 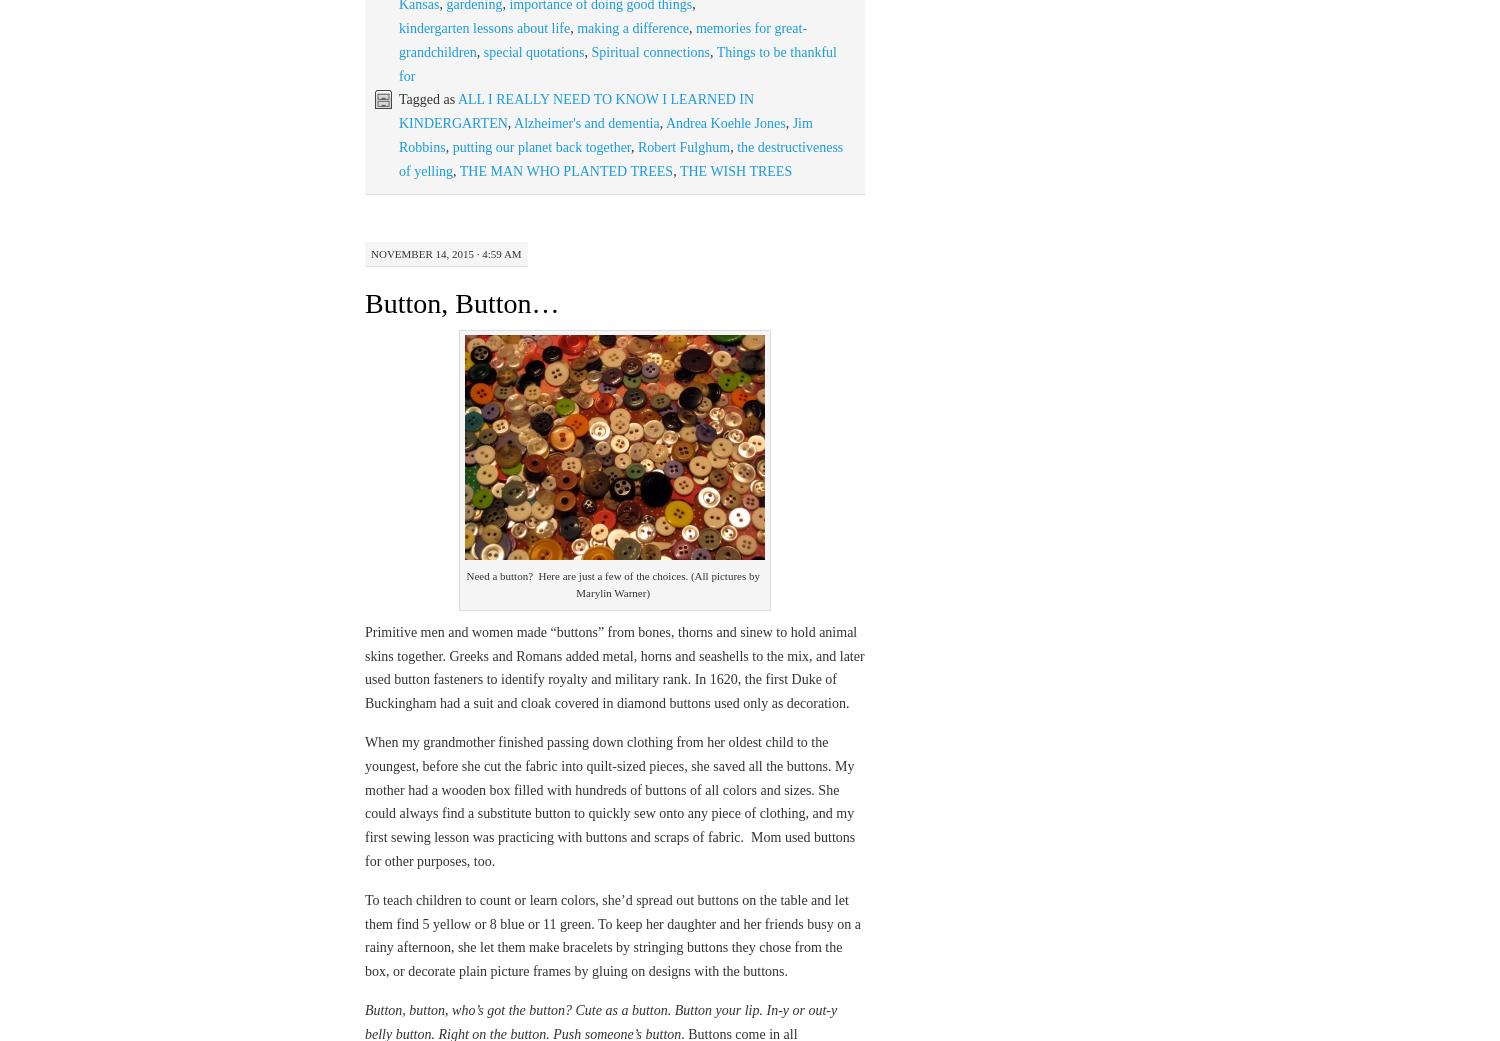 What do you see at coordinates (609, 801) in the screenshot?
I see `'When my grandmother finished passing down clothing from her oldest child to the youngest, before she cut the fabric into quilt-sized pieces, she saved all the buttons. My mother had a wooden box filled with hundreds of buttons of all colors and sizes. She could always find a substitute button to quickly sew onto any piece of clothing, and my first sewing lesson was practicing with buttons and scraps of fabric.  Mom used buttons for other purposes, too.'` at bounding box center [609, 801].